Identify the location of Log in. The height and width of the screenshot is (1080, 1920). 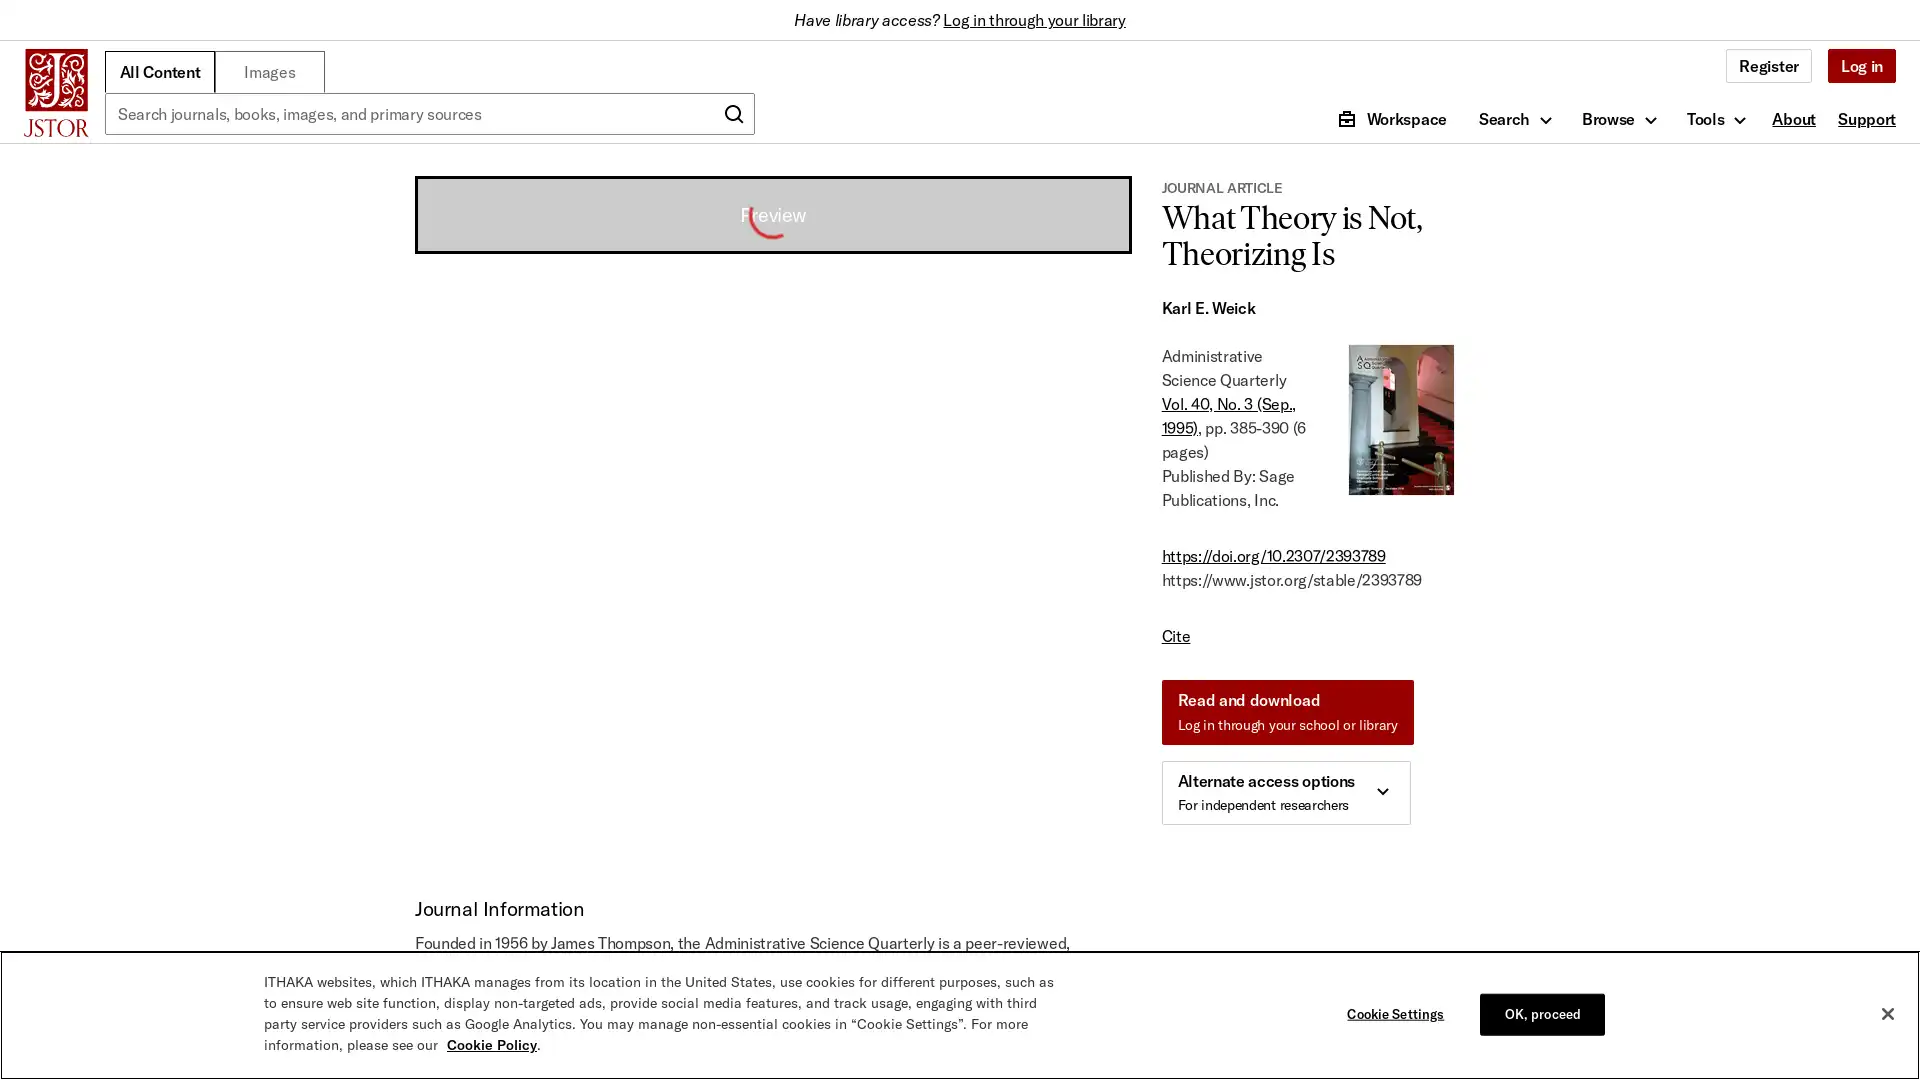
(1860, 64).